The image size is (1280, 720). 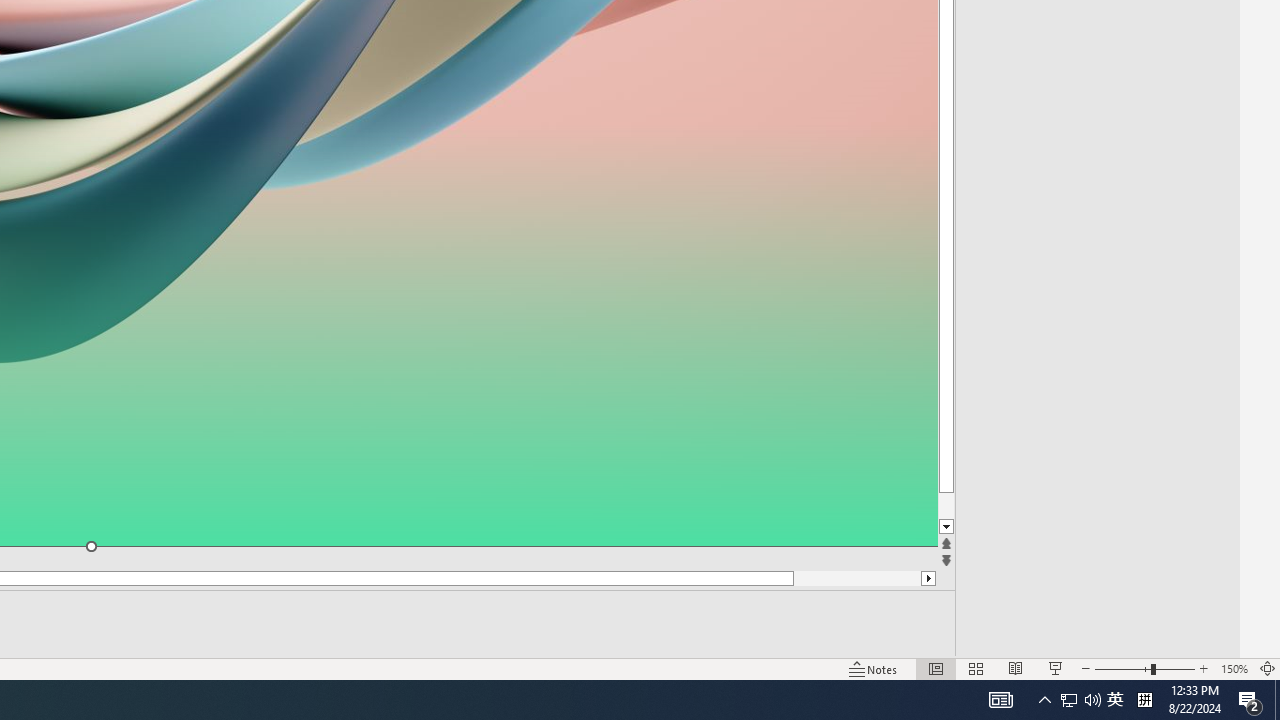 I want to click on 'Page down', so click(x=983, y=505).